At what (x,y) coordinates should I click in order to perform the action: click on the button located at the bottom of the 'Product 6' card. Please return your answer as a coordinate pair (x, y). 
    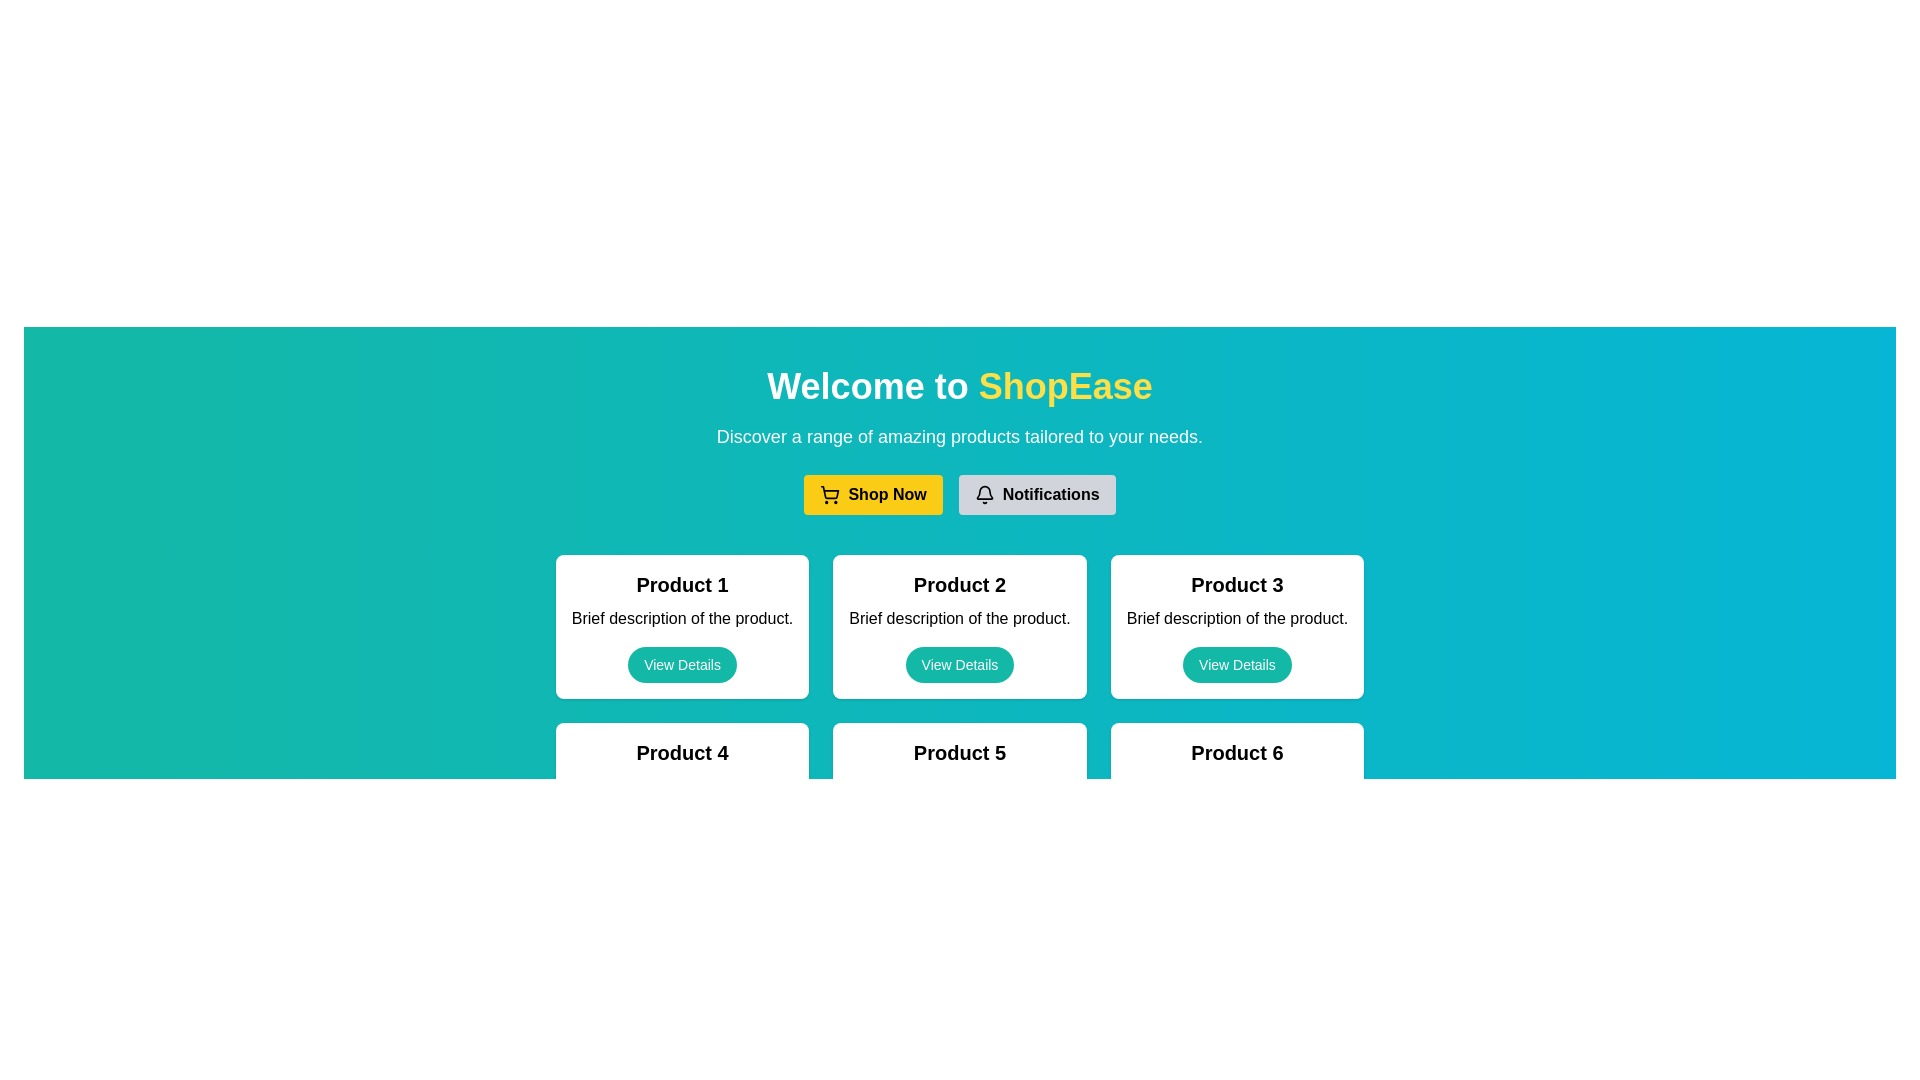
    Looking at the image, I should click on (1236, 833).